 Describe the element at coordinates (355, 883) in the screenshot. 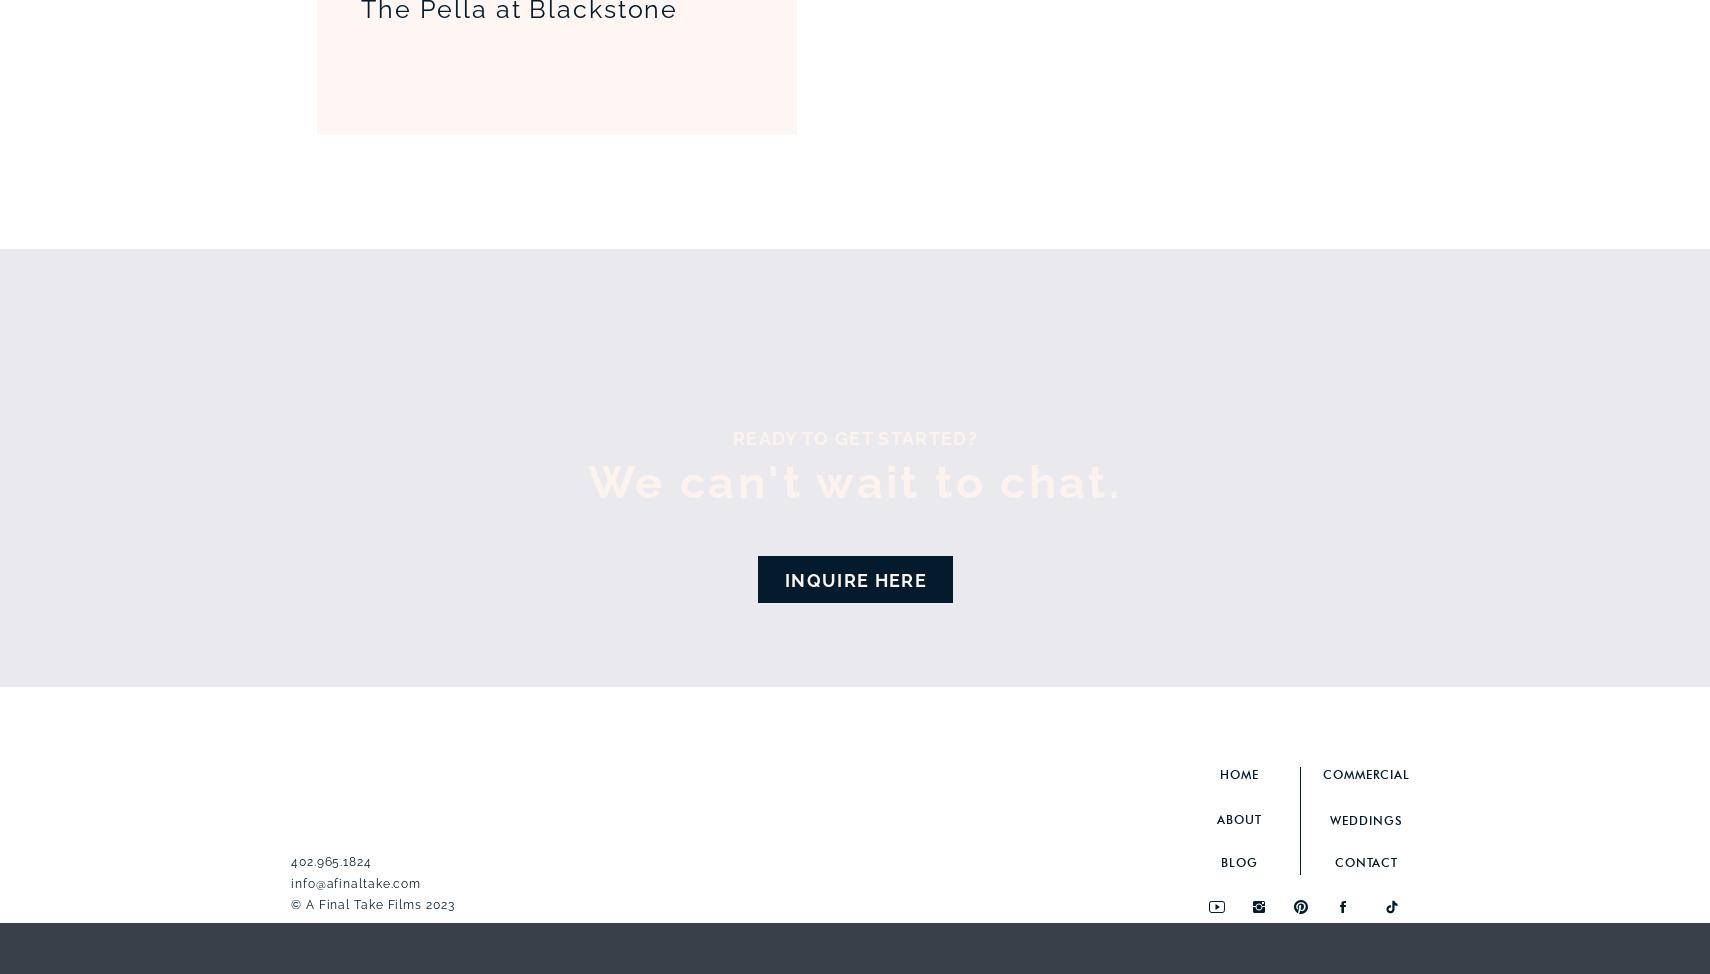

I see `'info@afinaltake.com'` at that location.